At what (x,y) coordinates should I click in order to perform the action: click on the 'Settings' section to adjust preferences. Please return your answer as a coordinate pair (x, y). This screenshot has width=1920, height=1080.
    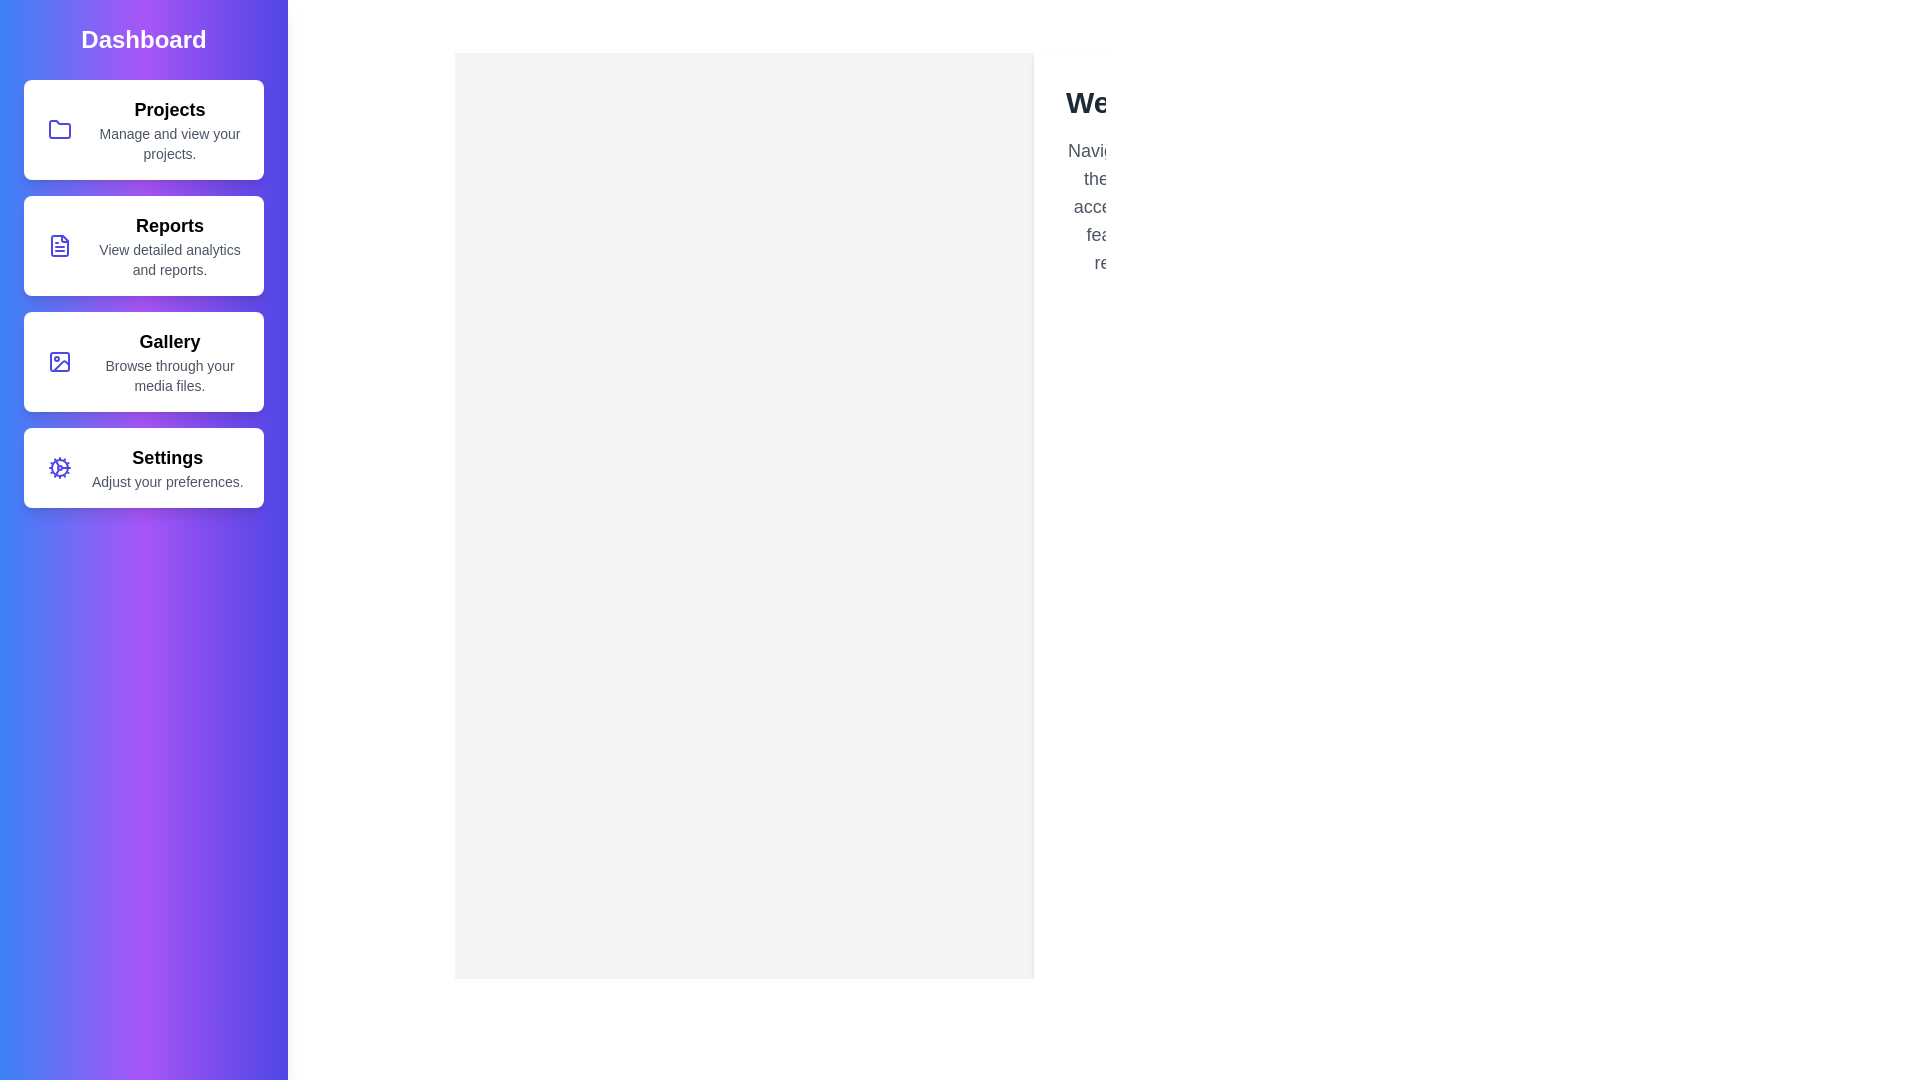
    Looking at the image, I should click on (143, 467).